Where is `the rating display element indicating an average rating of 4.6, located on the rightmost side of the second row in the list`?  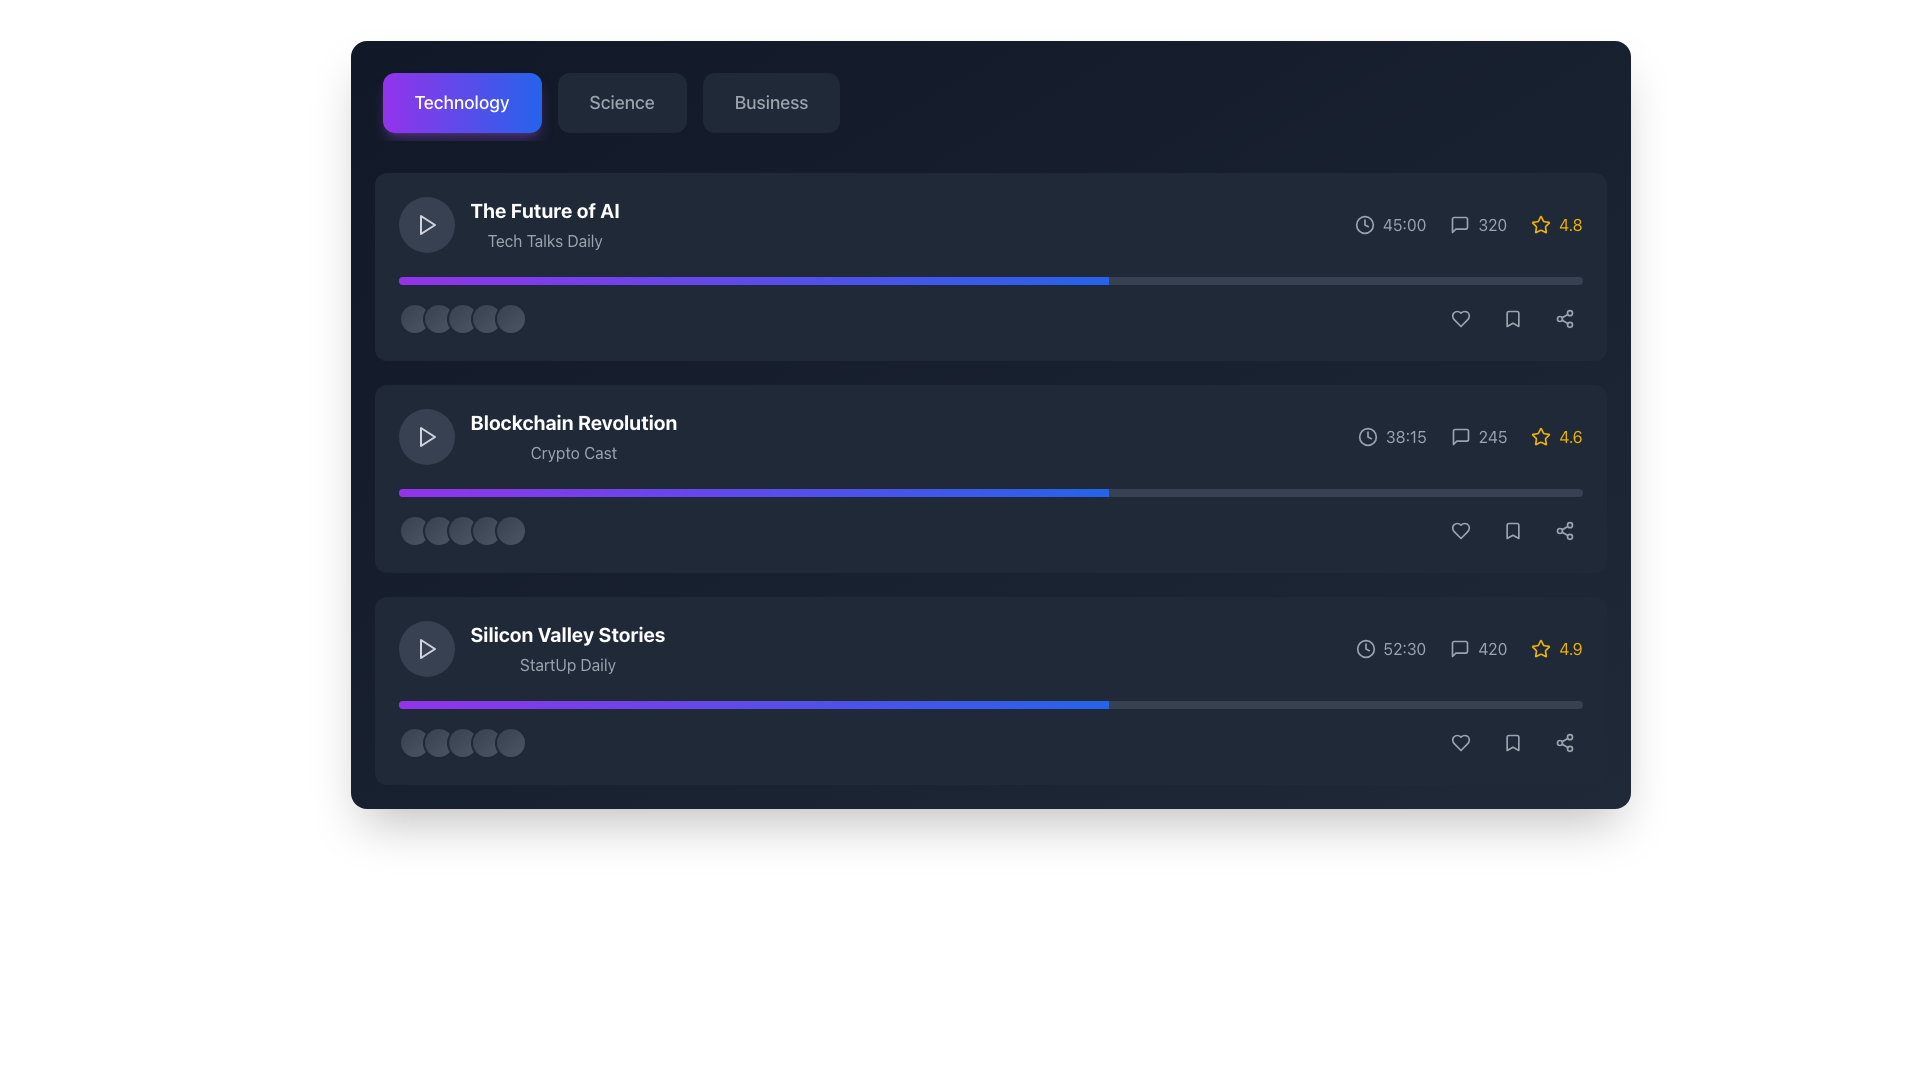 the rating display element indicating an average rating of 4.6, located on the rightmost side of the second row in the list is located at coordinates (1555, 435).